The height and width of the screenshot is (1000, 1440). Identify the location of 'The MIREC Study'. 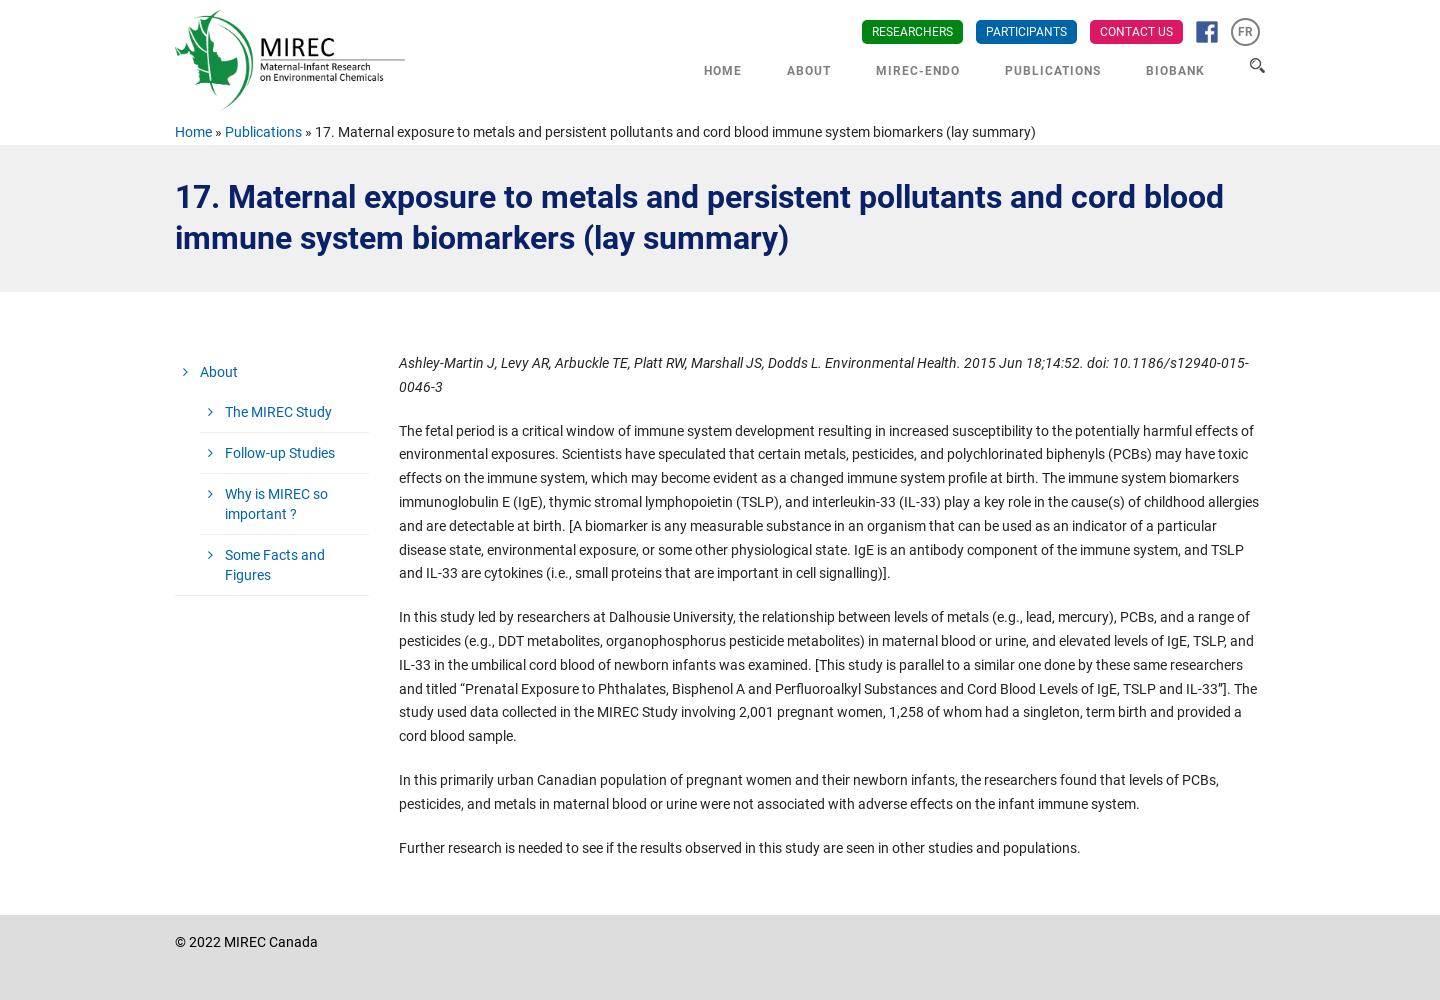
(277, 412).